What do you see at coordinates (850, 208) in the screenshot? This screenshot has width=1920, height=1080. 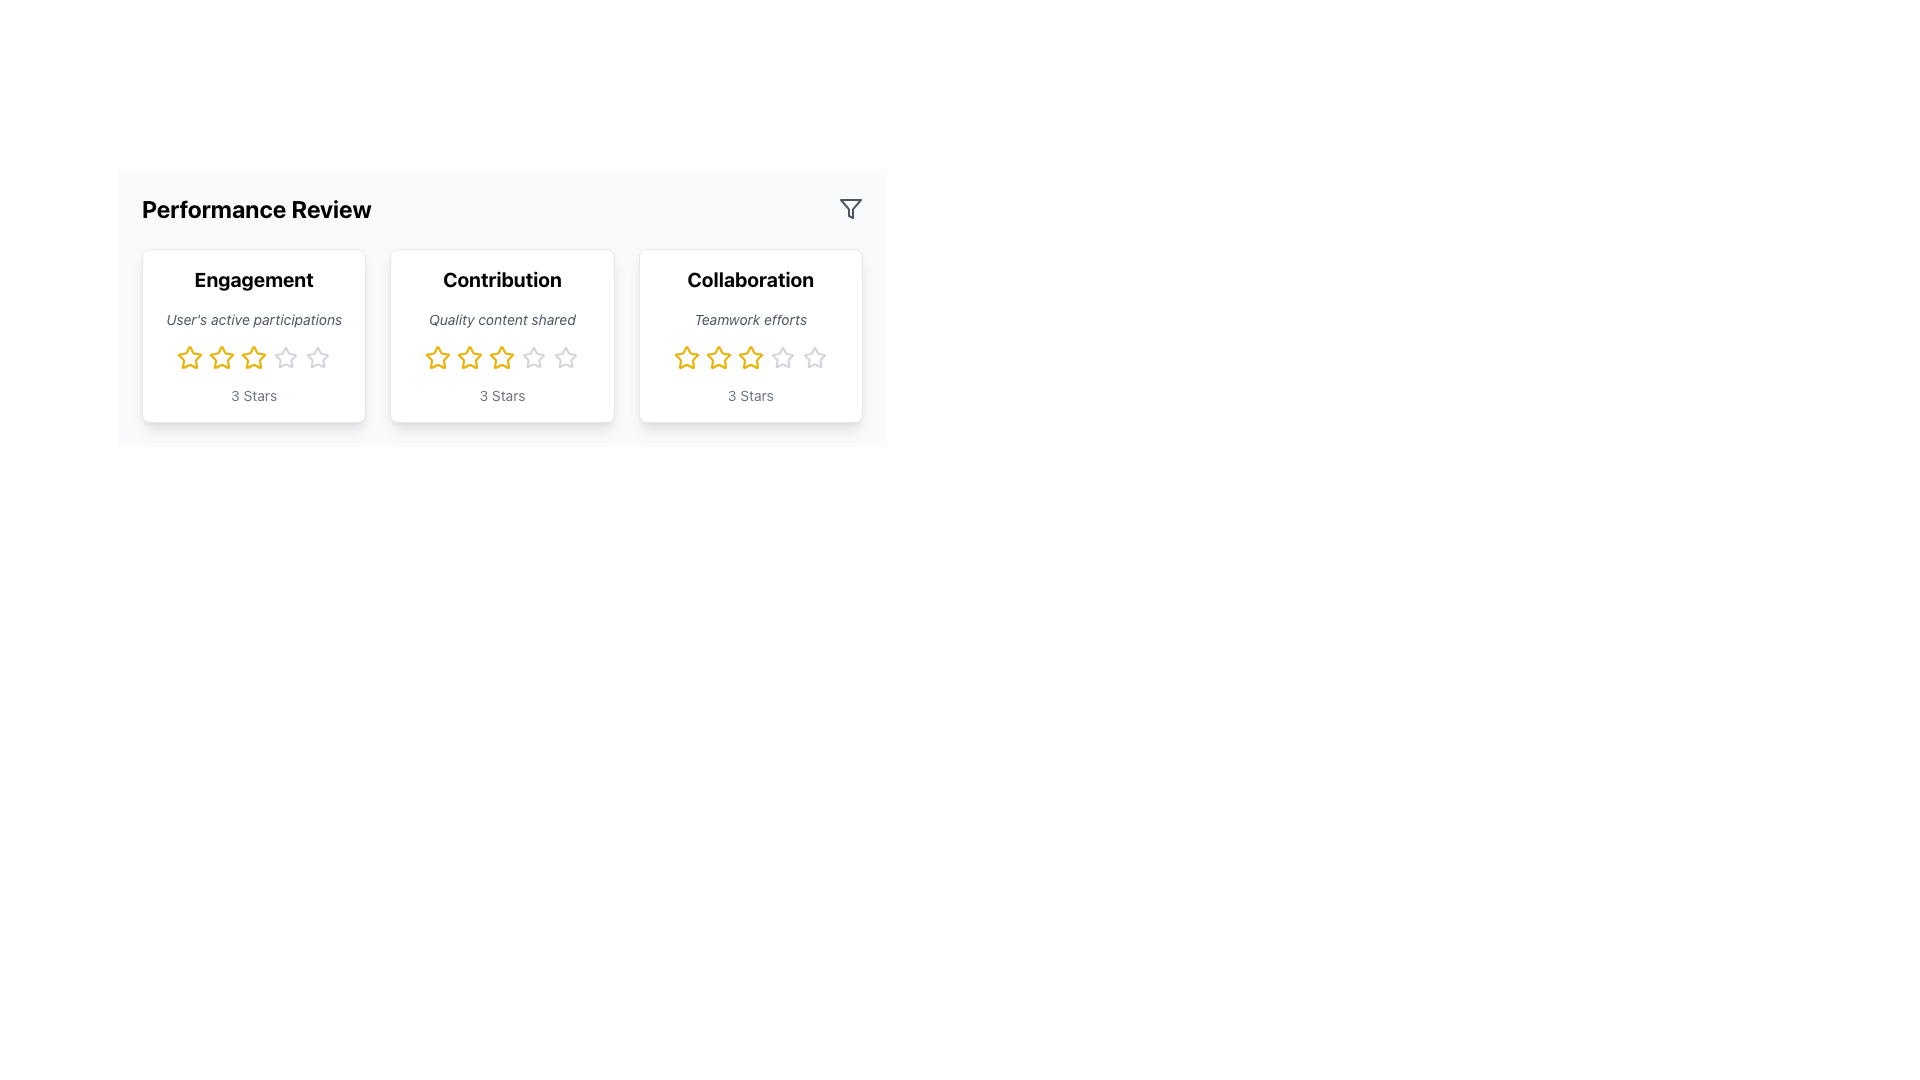 I see `the SVG filter icon located in the top-right corner of the 'Performance Review' header` at bounding box center [850, 208].